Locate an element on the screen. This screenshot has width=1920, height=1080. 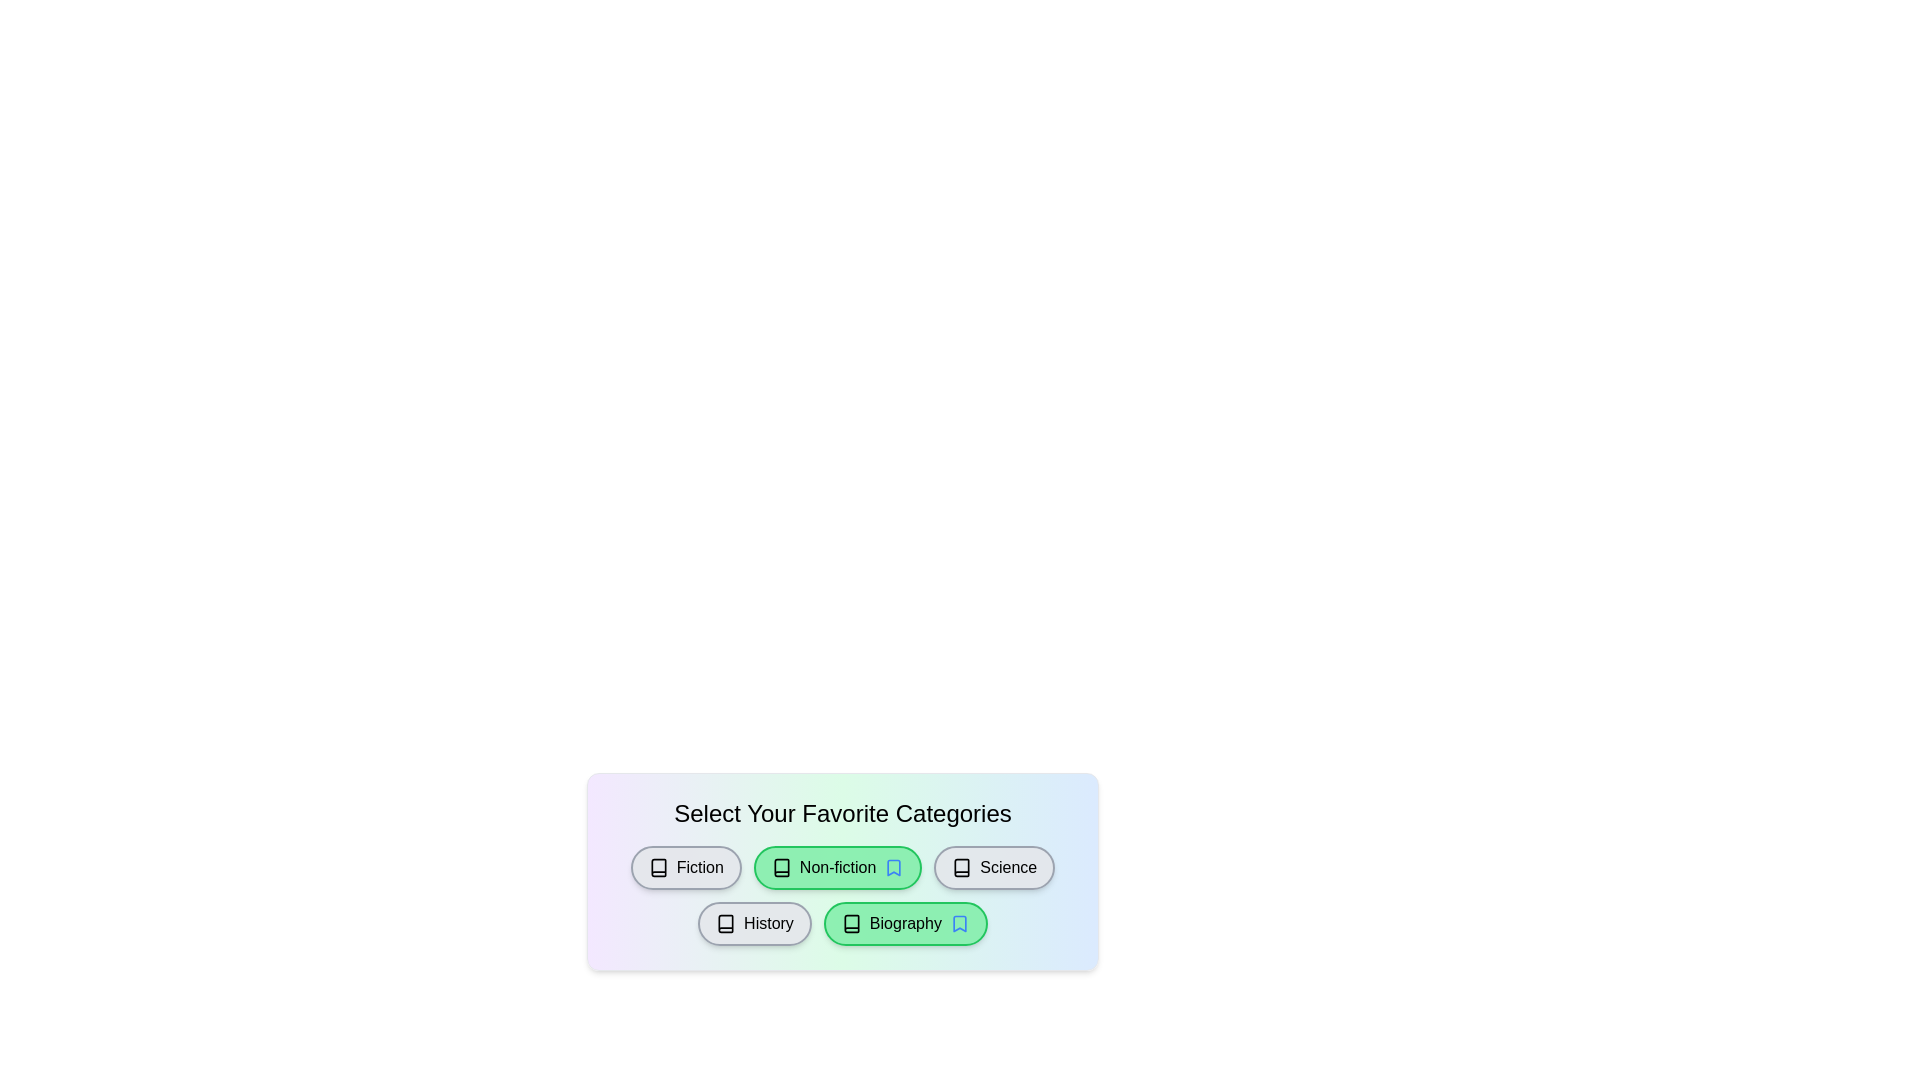
the category Science is located at coordinates (993, 866).